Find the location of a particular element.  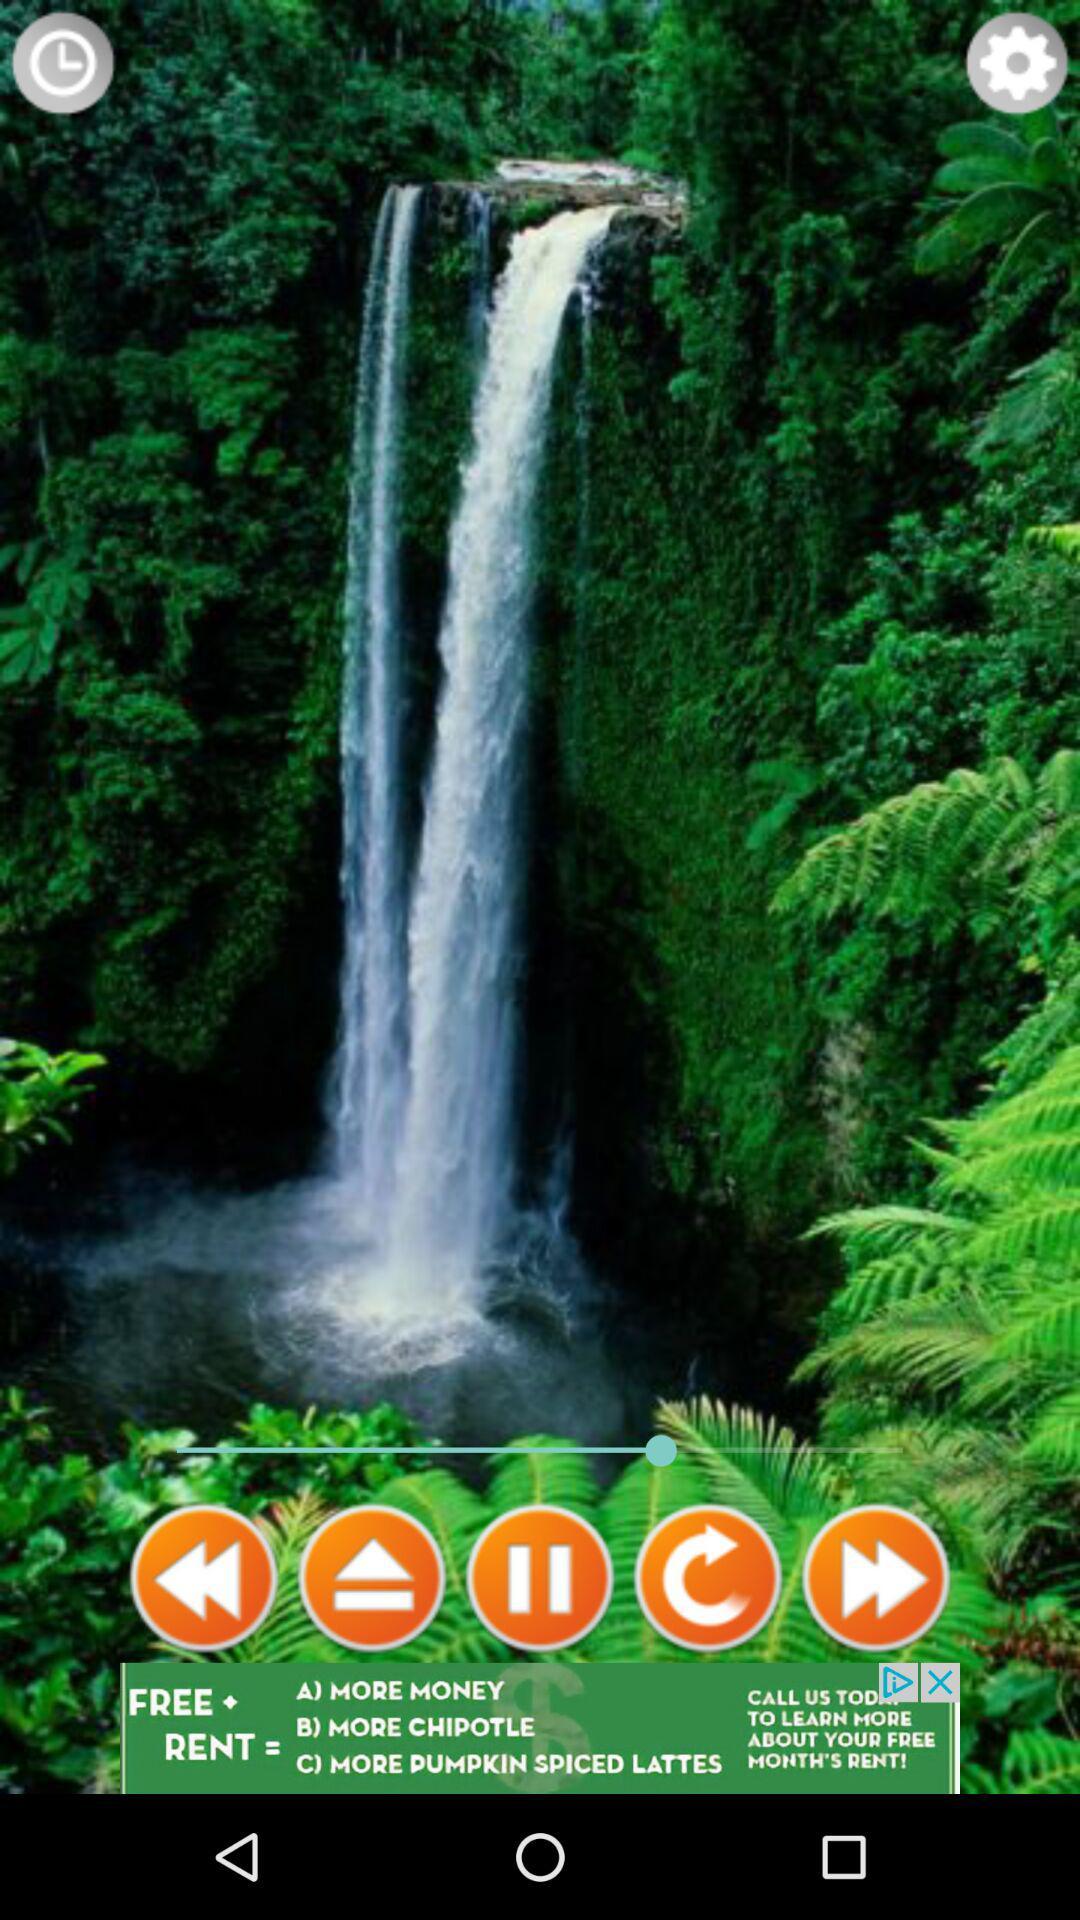

the refresh icon is located at coordinates (707, 1688).